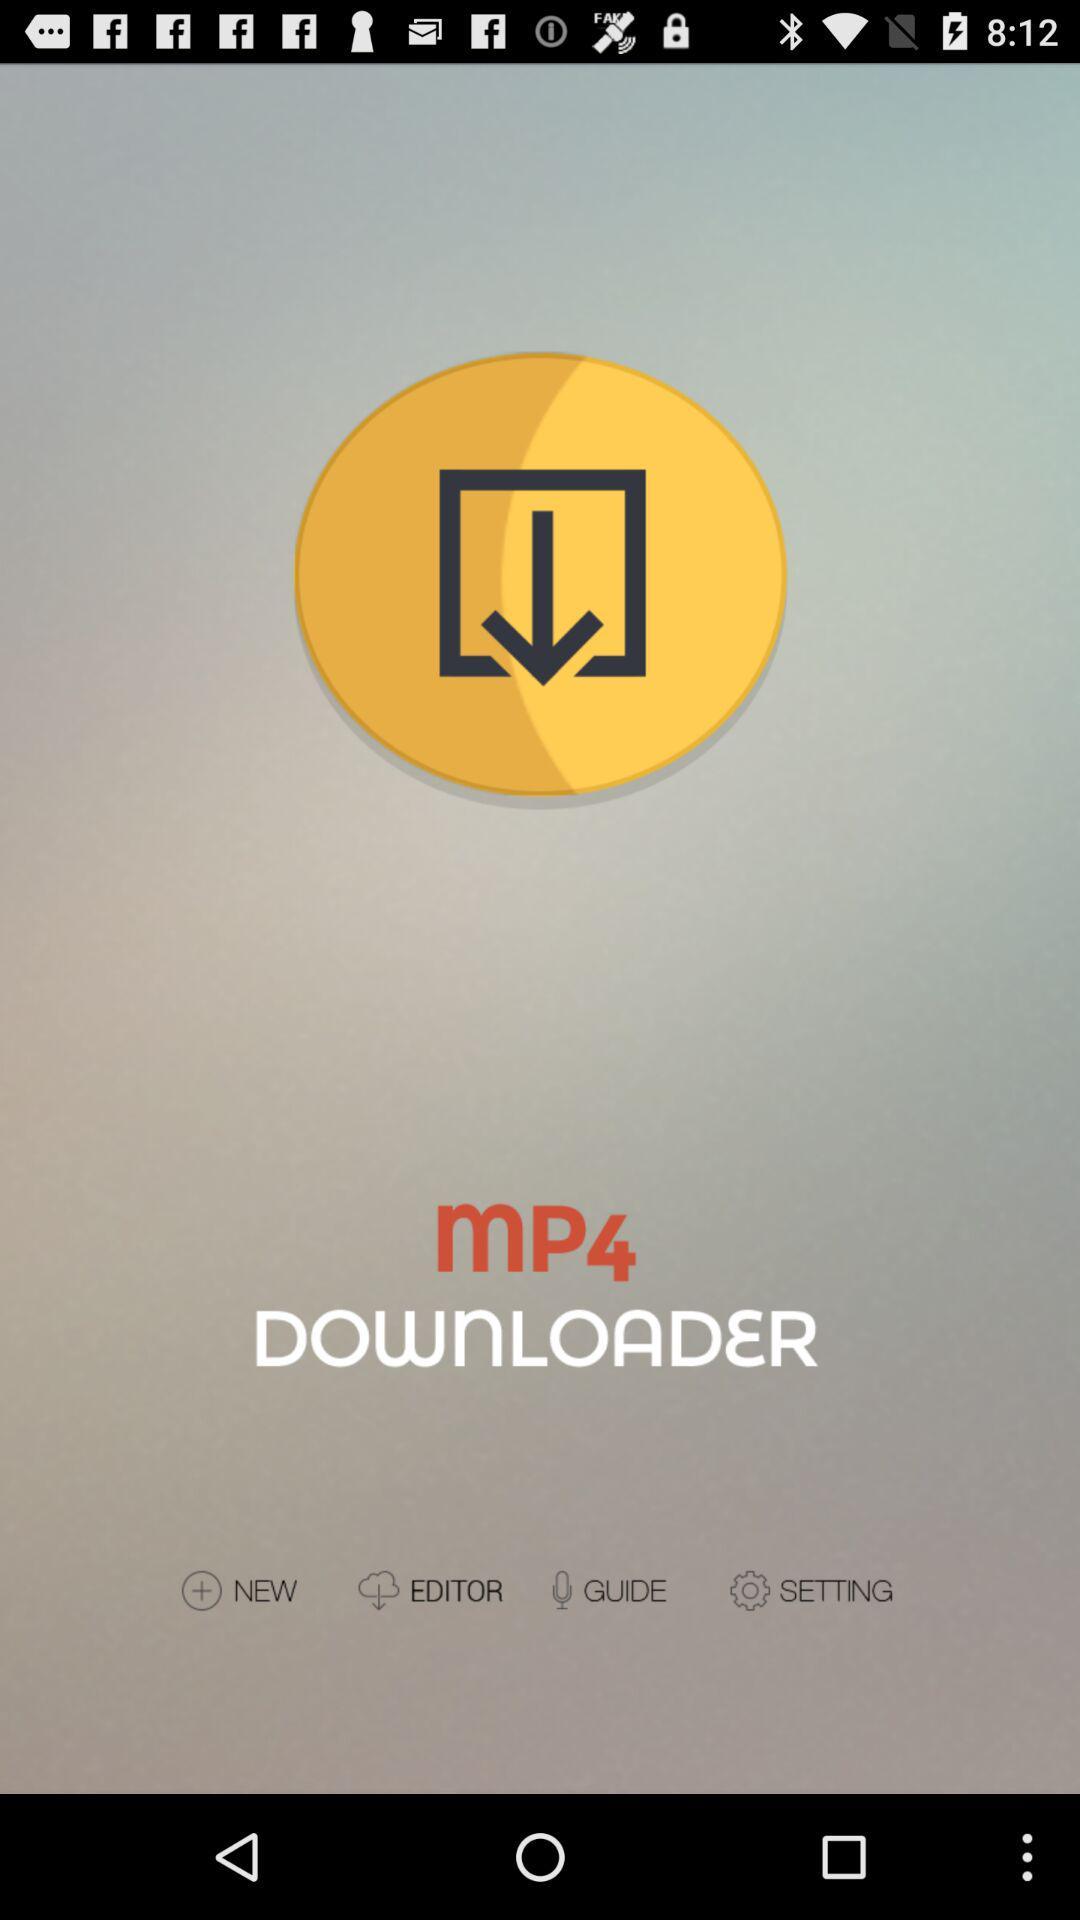  What do you see at coordinates (814, 1589) in the screenshot?
I see `settings button` at bounding box center [814, 1589].